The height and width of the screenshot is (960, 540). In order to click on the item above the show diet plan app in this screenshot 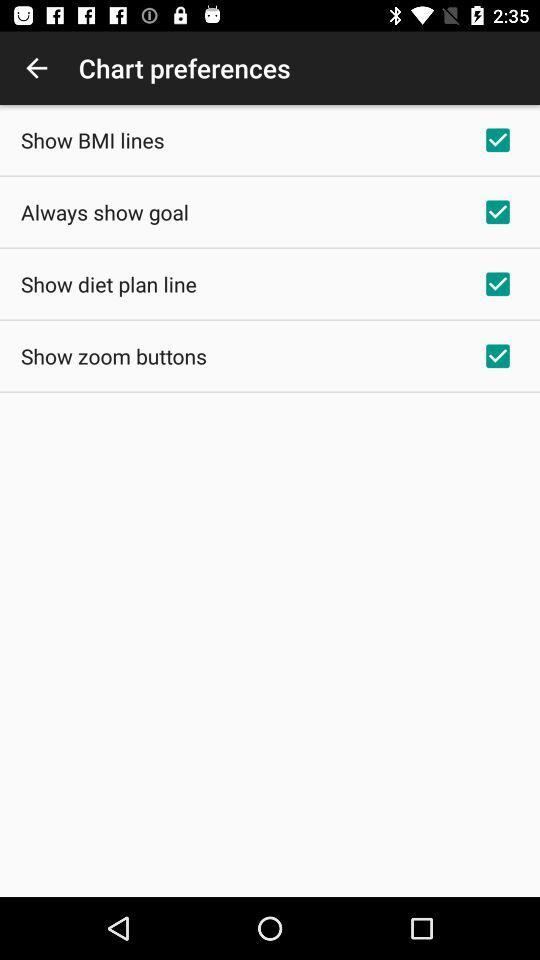, I will do `click(104, 212)`.